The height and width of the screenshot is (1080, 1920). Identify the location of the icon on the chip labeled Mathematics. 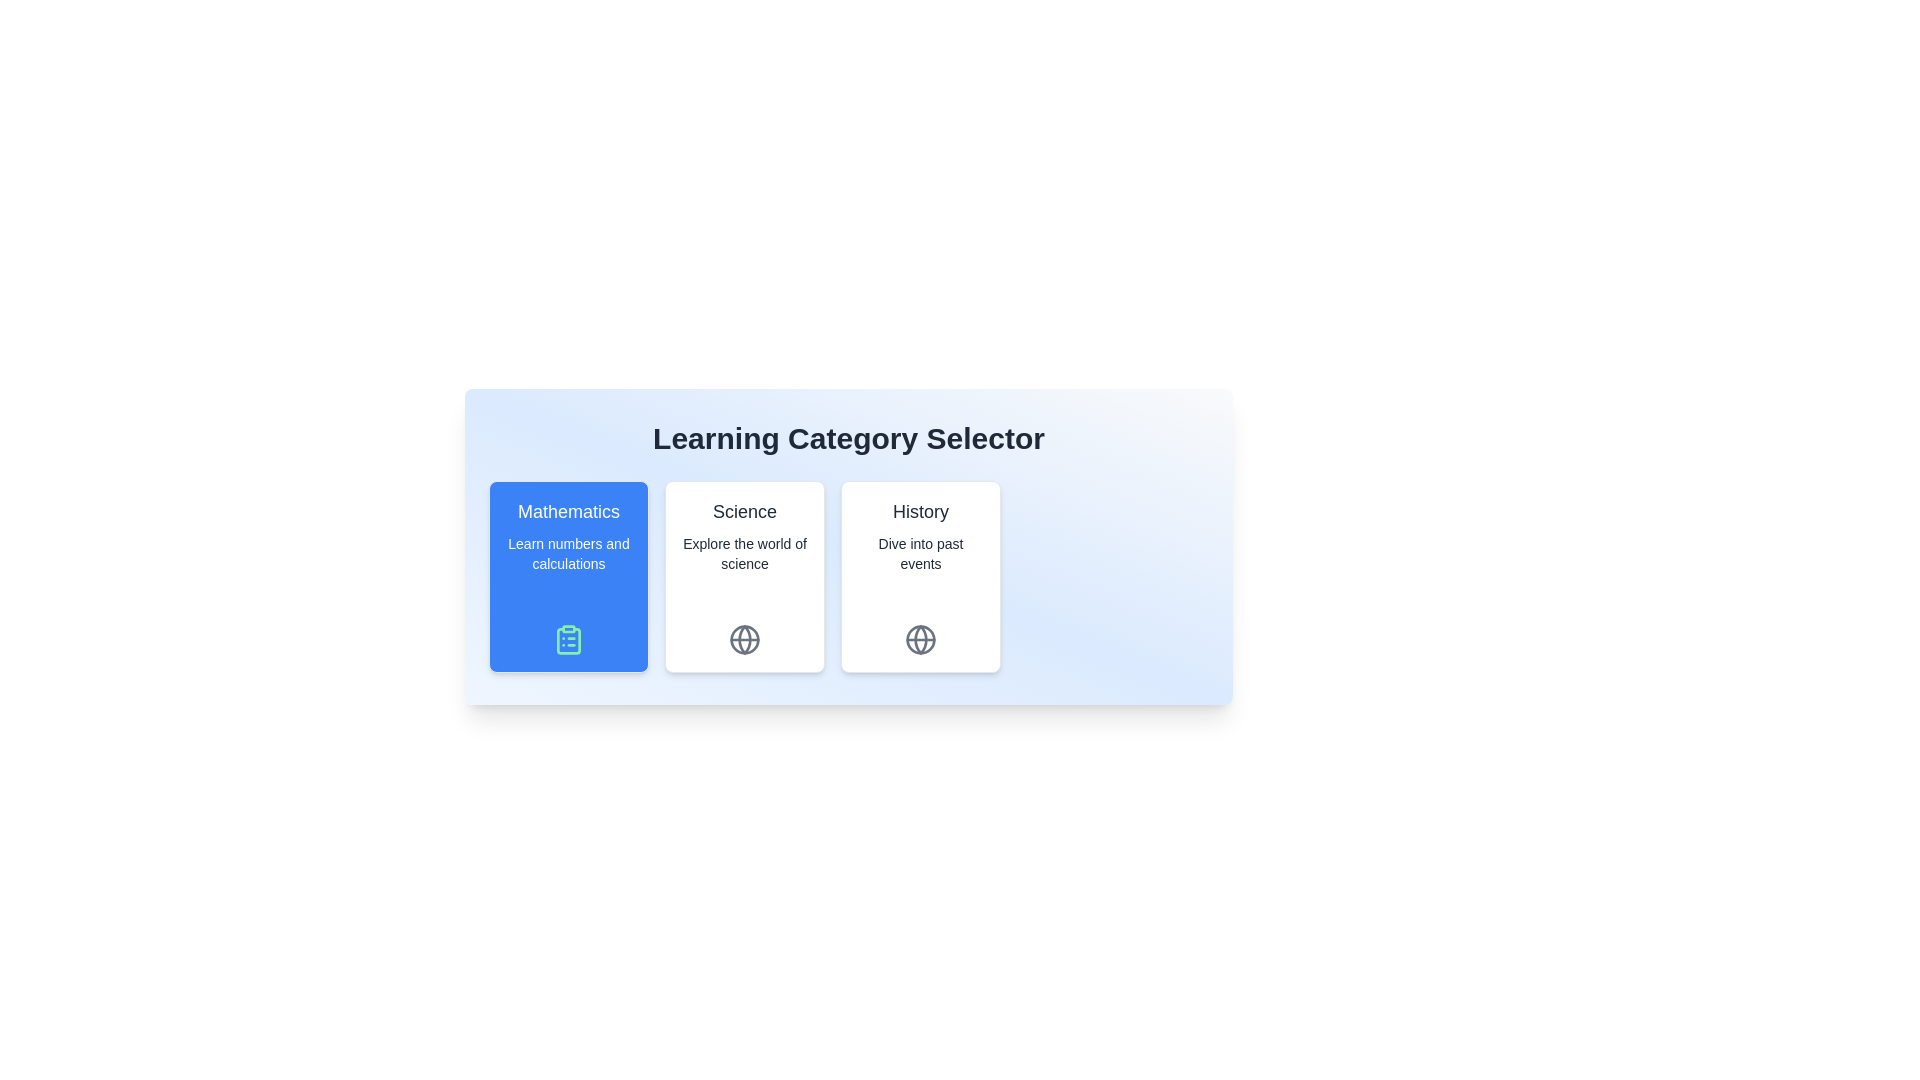
(568, 640).